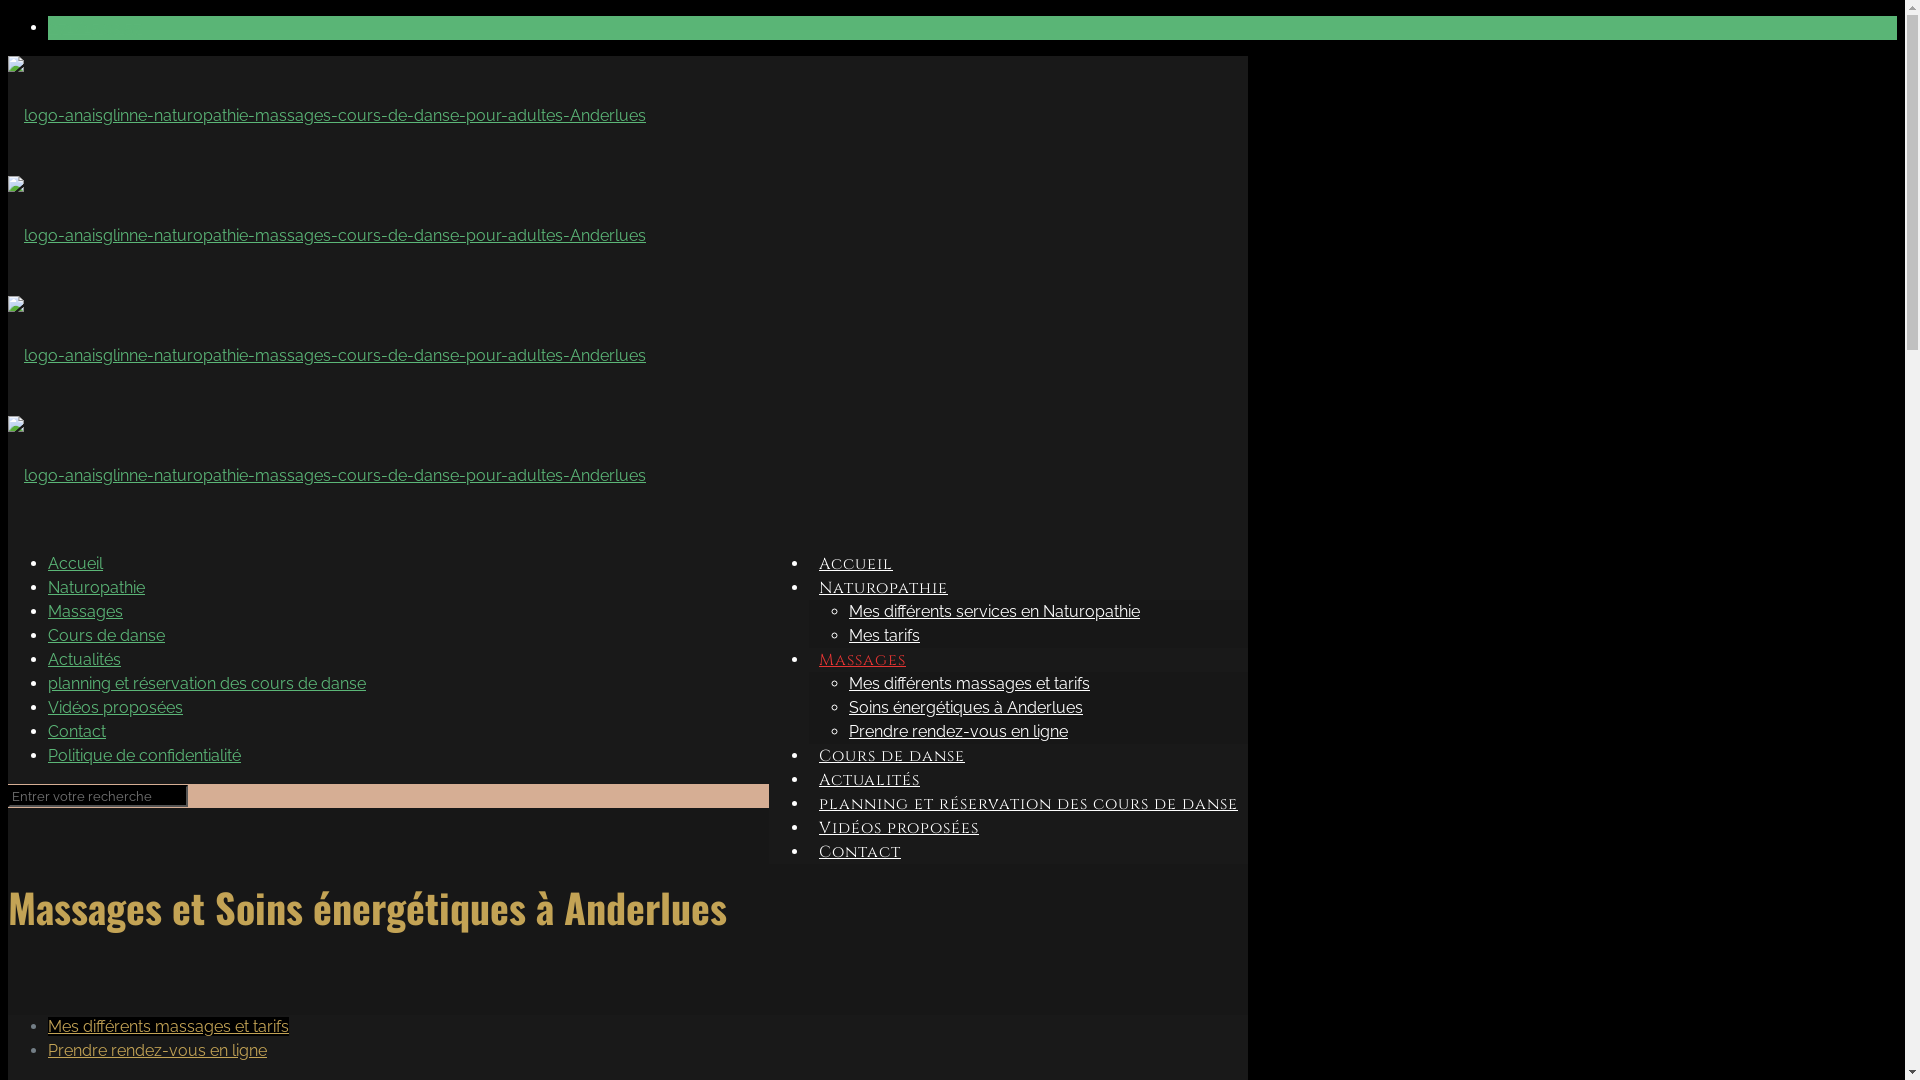 The width and height of the screenshot is (1920, 1080). What do you see at coordinates (855, 563) in the screenshot?
I see `'Accueil'` at bounding box center [855, 563].